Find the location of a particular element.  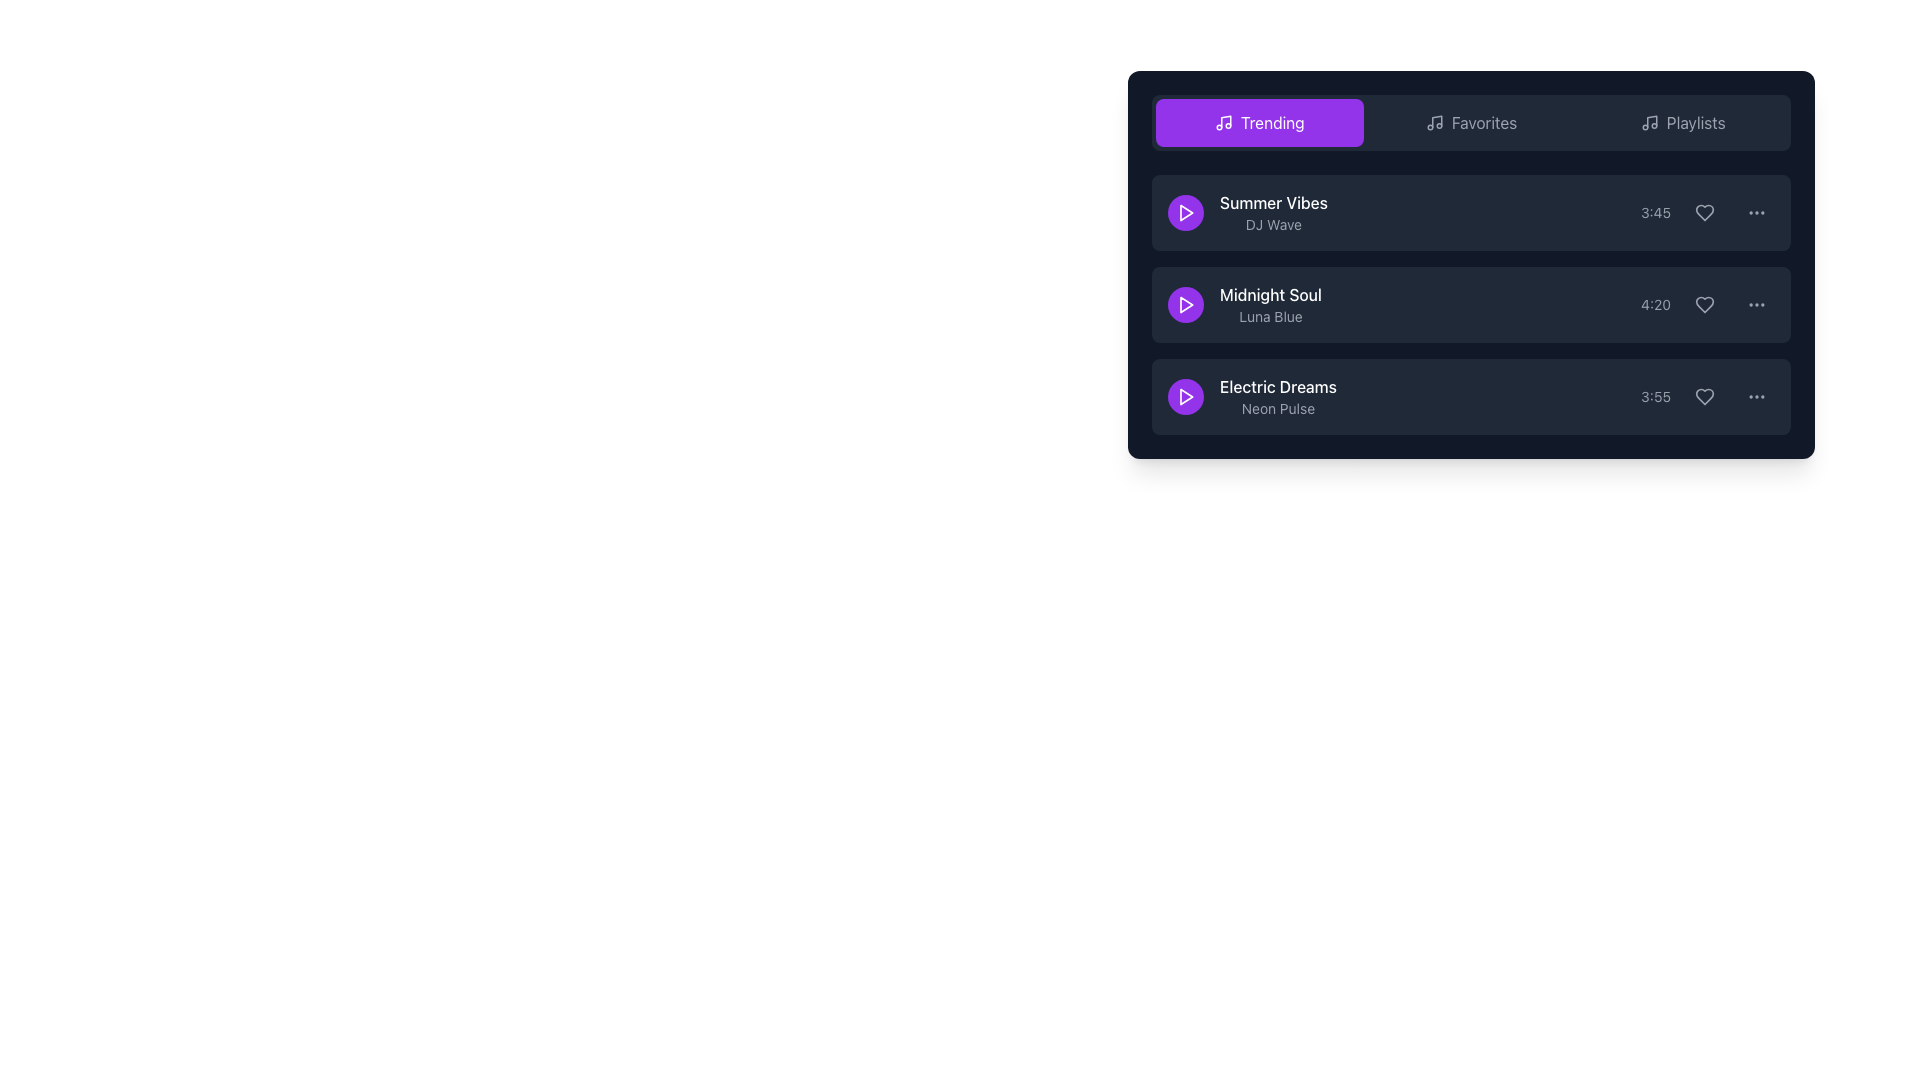

the text label displaying 'Luna Blue' in light gray, which is positioned directly beneath 'Midnight Soul' is located at coordinates (1270, 315).